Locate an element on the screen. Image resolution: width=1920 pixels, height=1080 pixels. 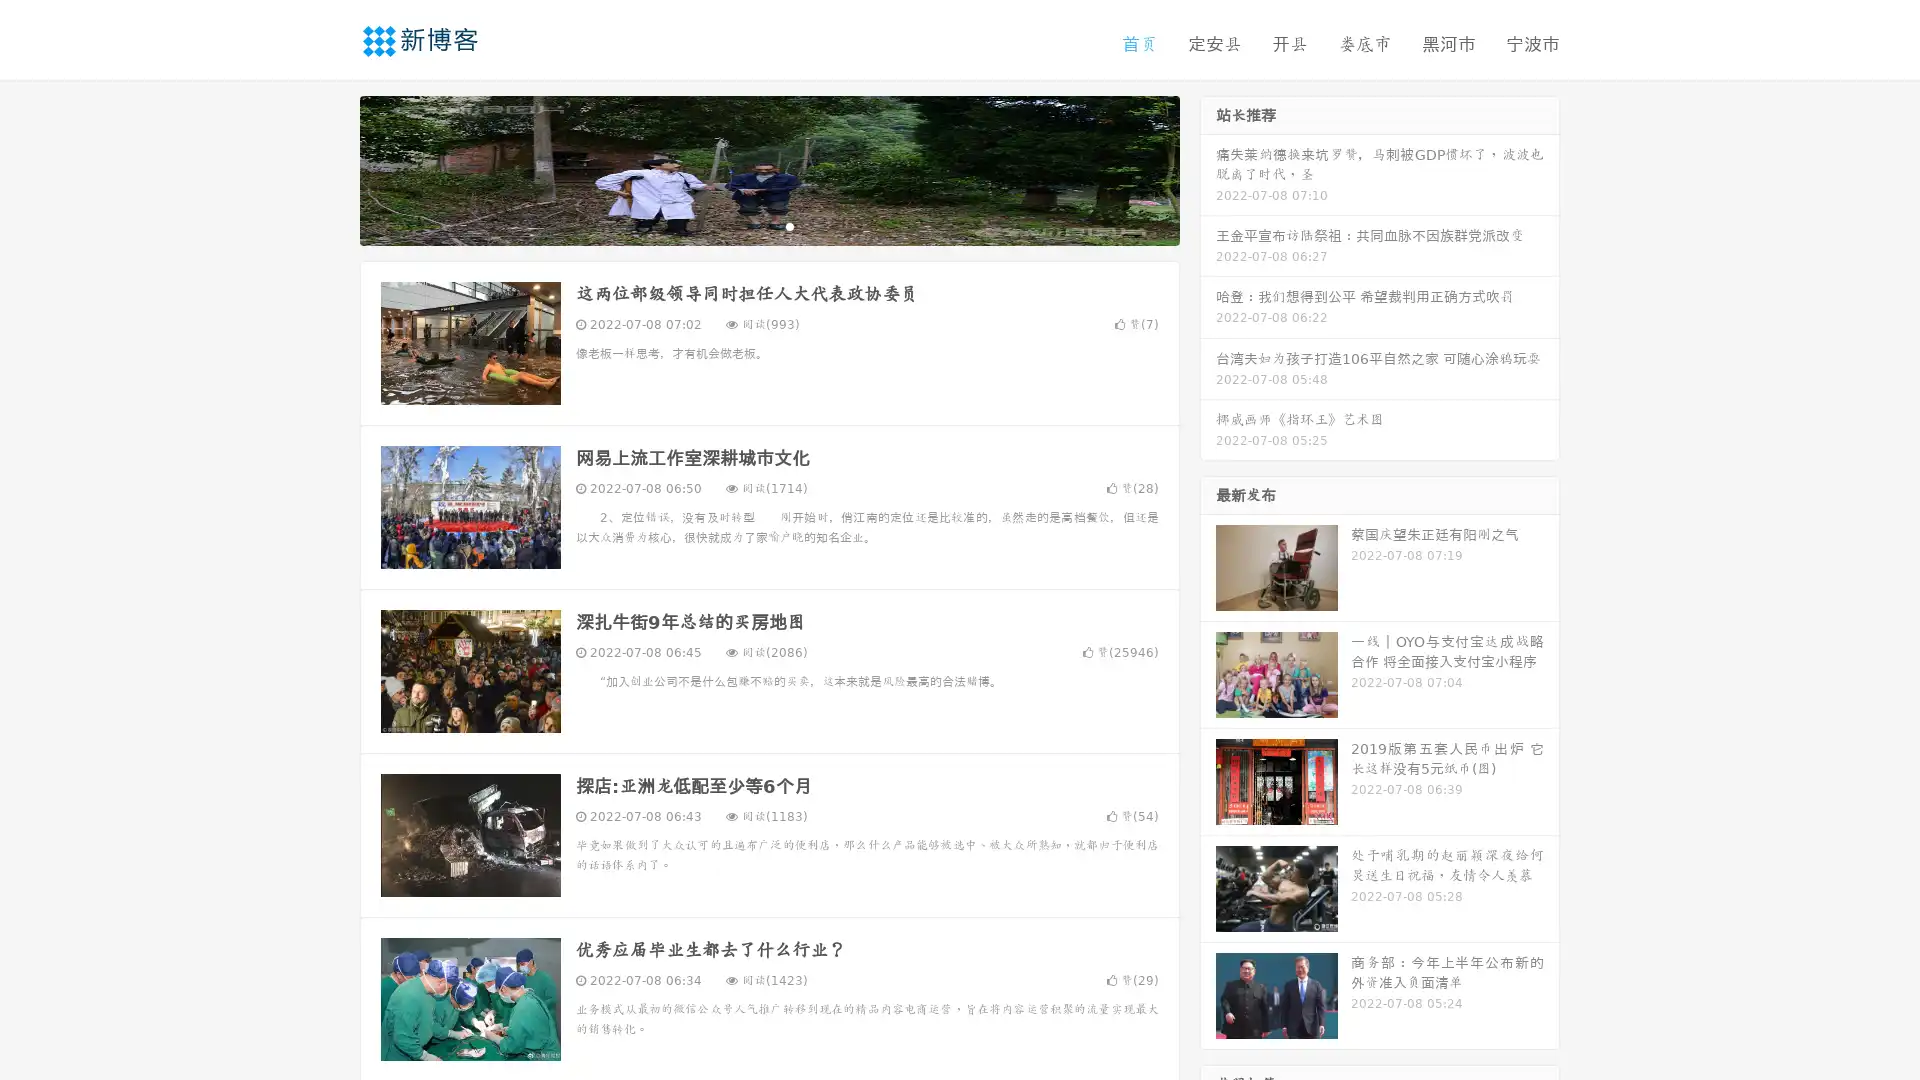
Go to slide 1 is located at coordinates (748, 225).